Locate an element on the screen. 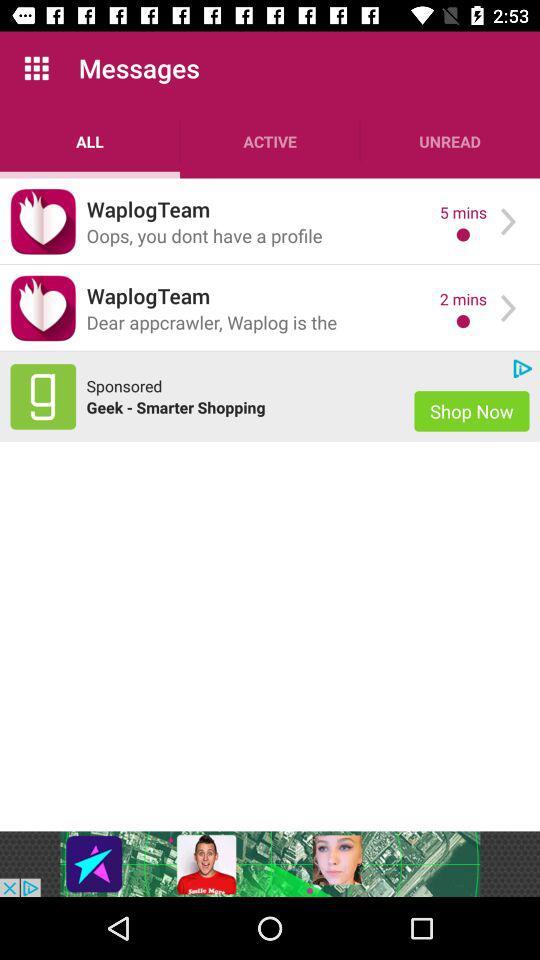 This screenshot has width=540, height=960. banner is located at coordinates (270, 863).